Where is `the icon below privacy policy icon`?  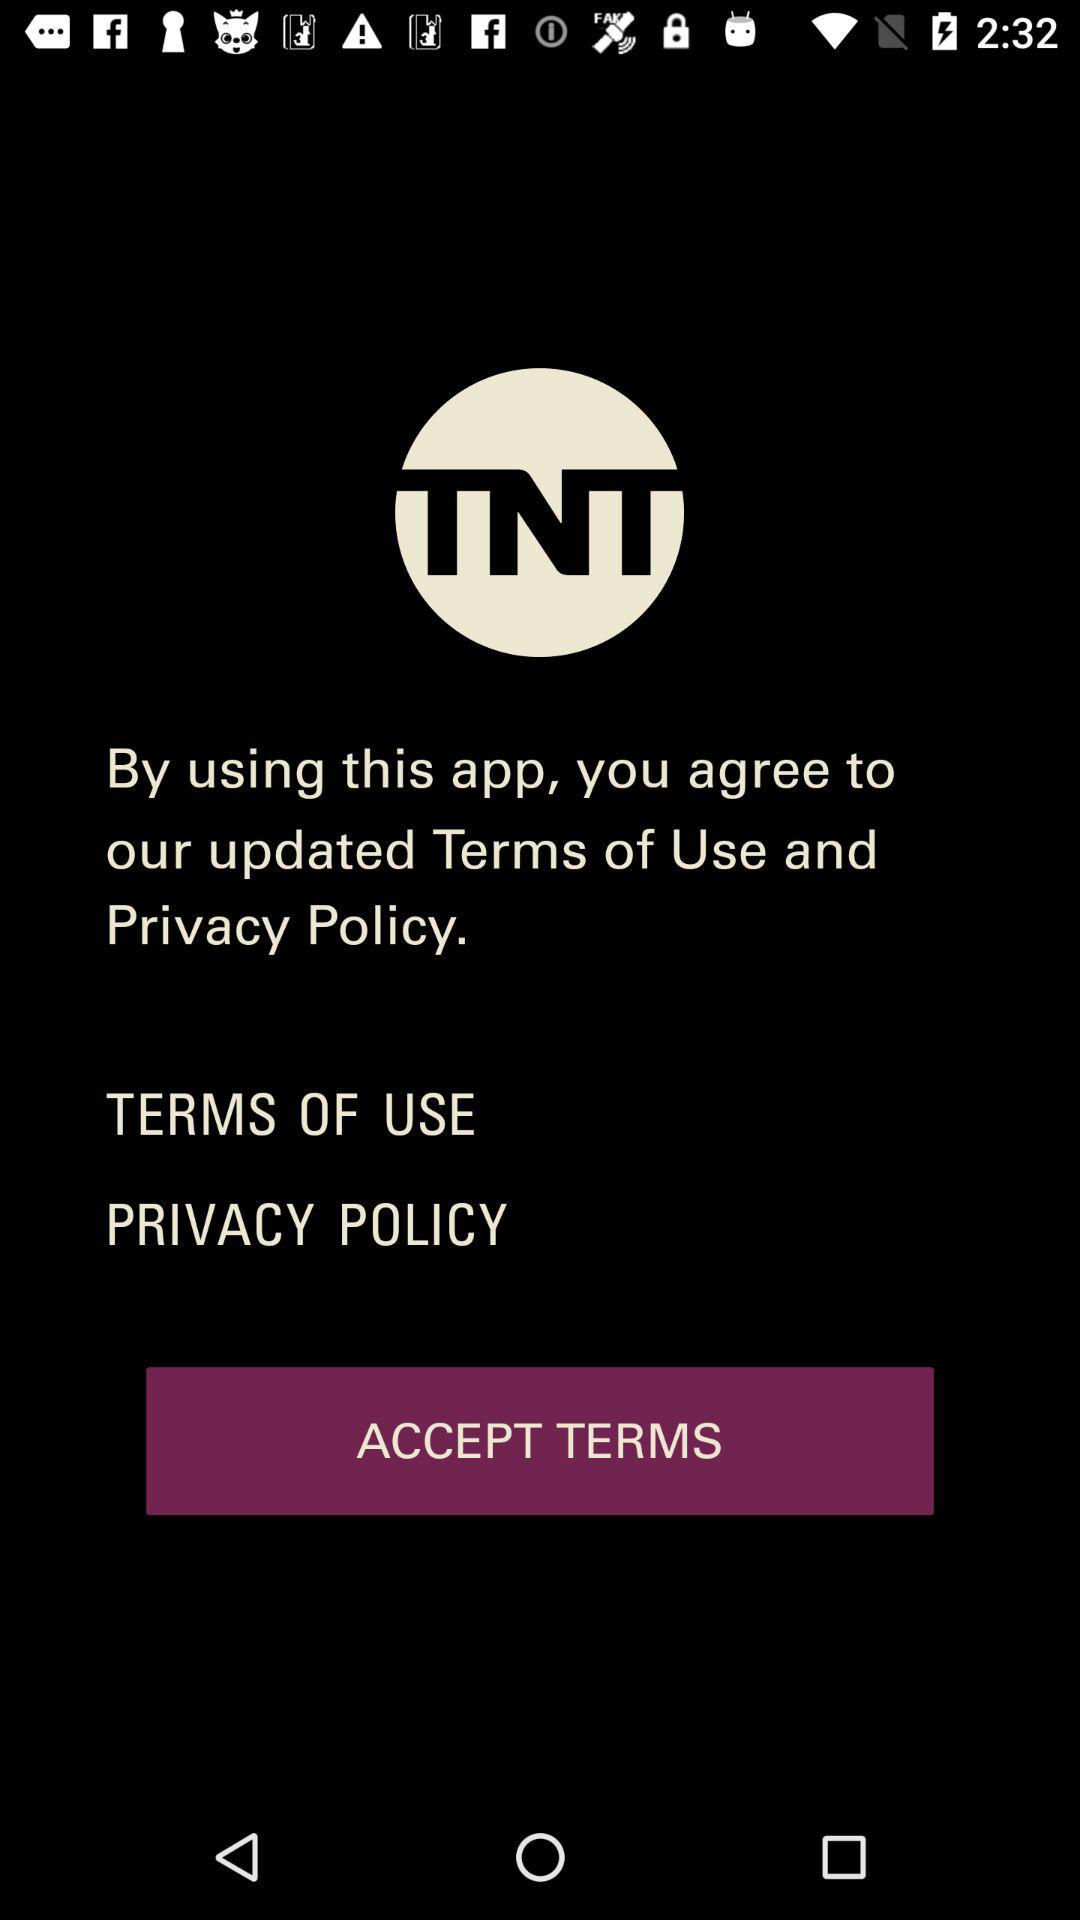 the icon below privacy policy icon is located at coordinates (540, 1441).